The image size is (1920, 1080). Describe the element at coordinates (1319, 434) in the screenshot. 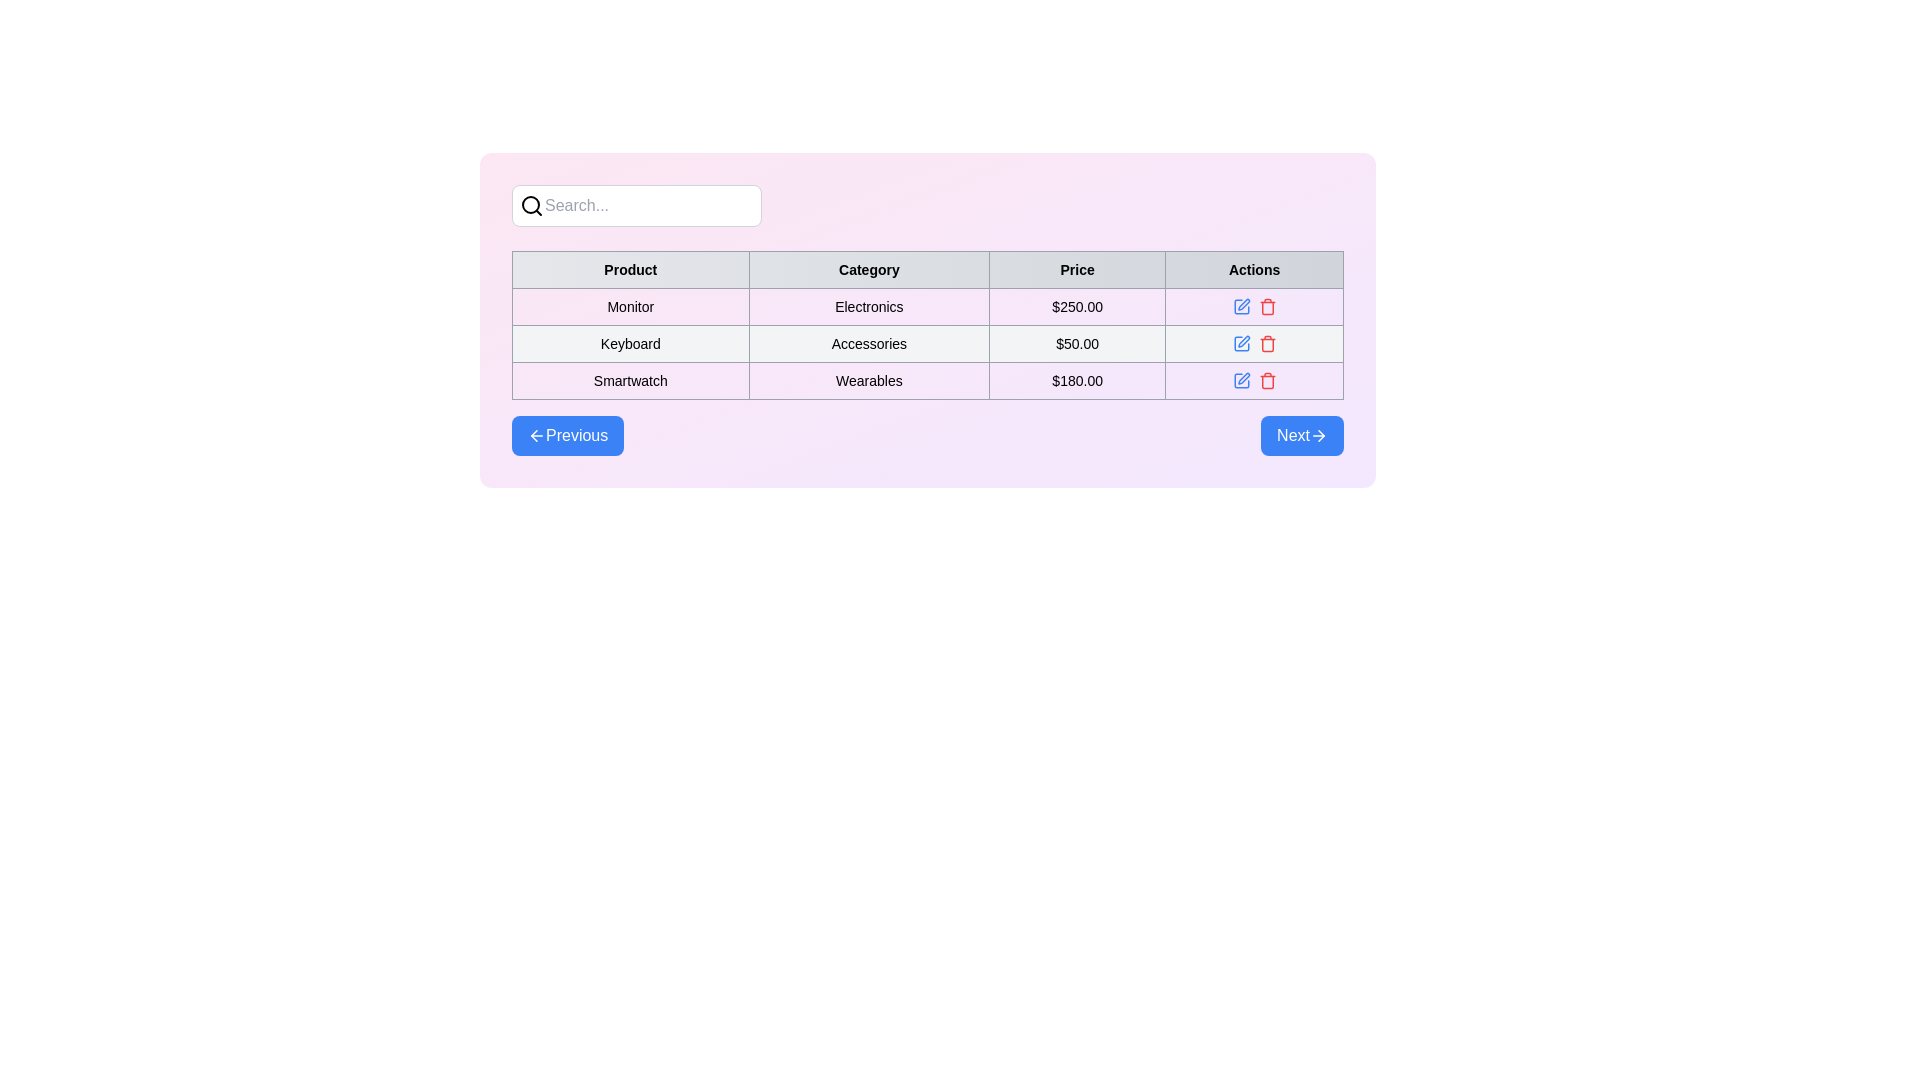

I see `the minimalist rightward arrow icon located within the 'Next' button at the bottom right corner of the UI layout` at that location.